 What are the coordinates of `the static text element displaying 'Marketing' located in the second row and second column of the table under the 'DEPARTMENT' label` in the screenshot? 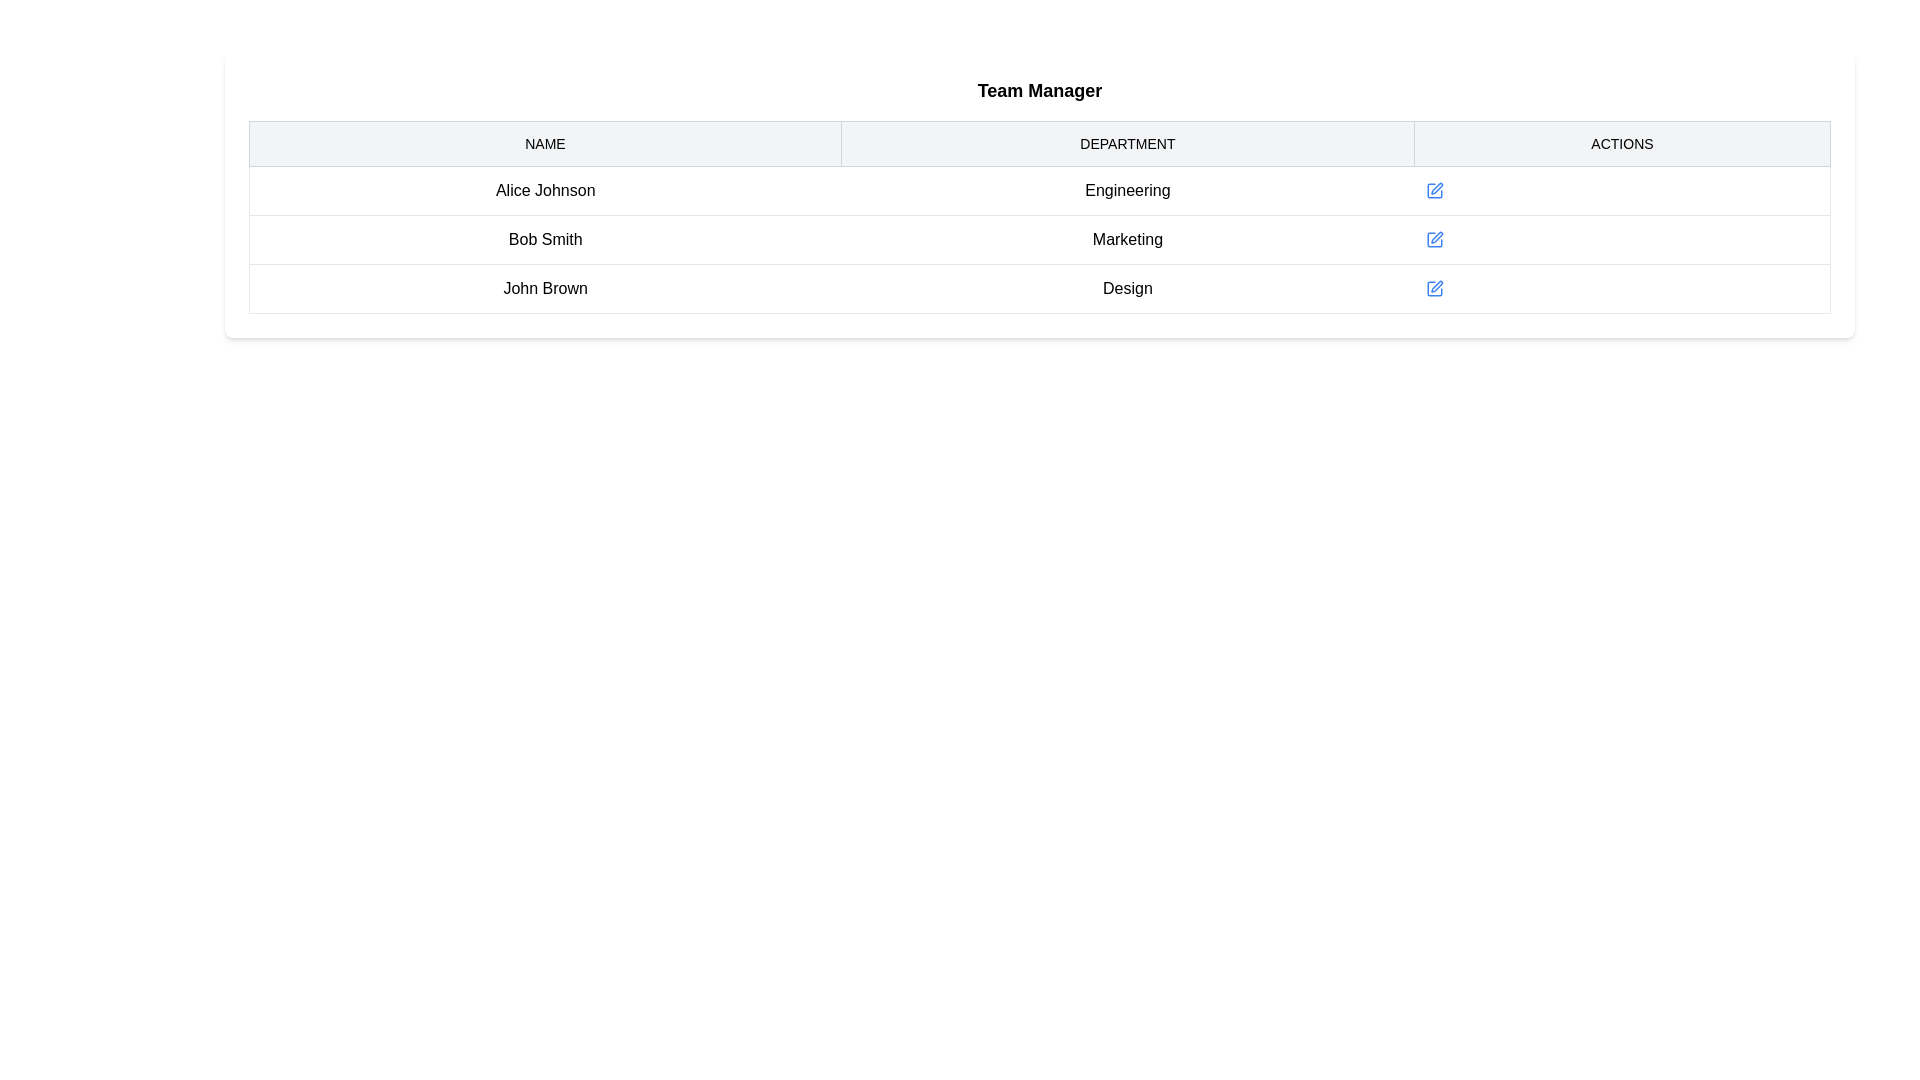 It's located at (1128, 238).